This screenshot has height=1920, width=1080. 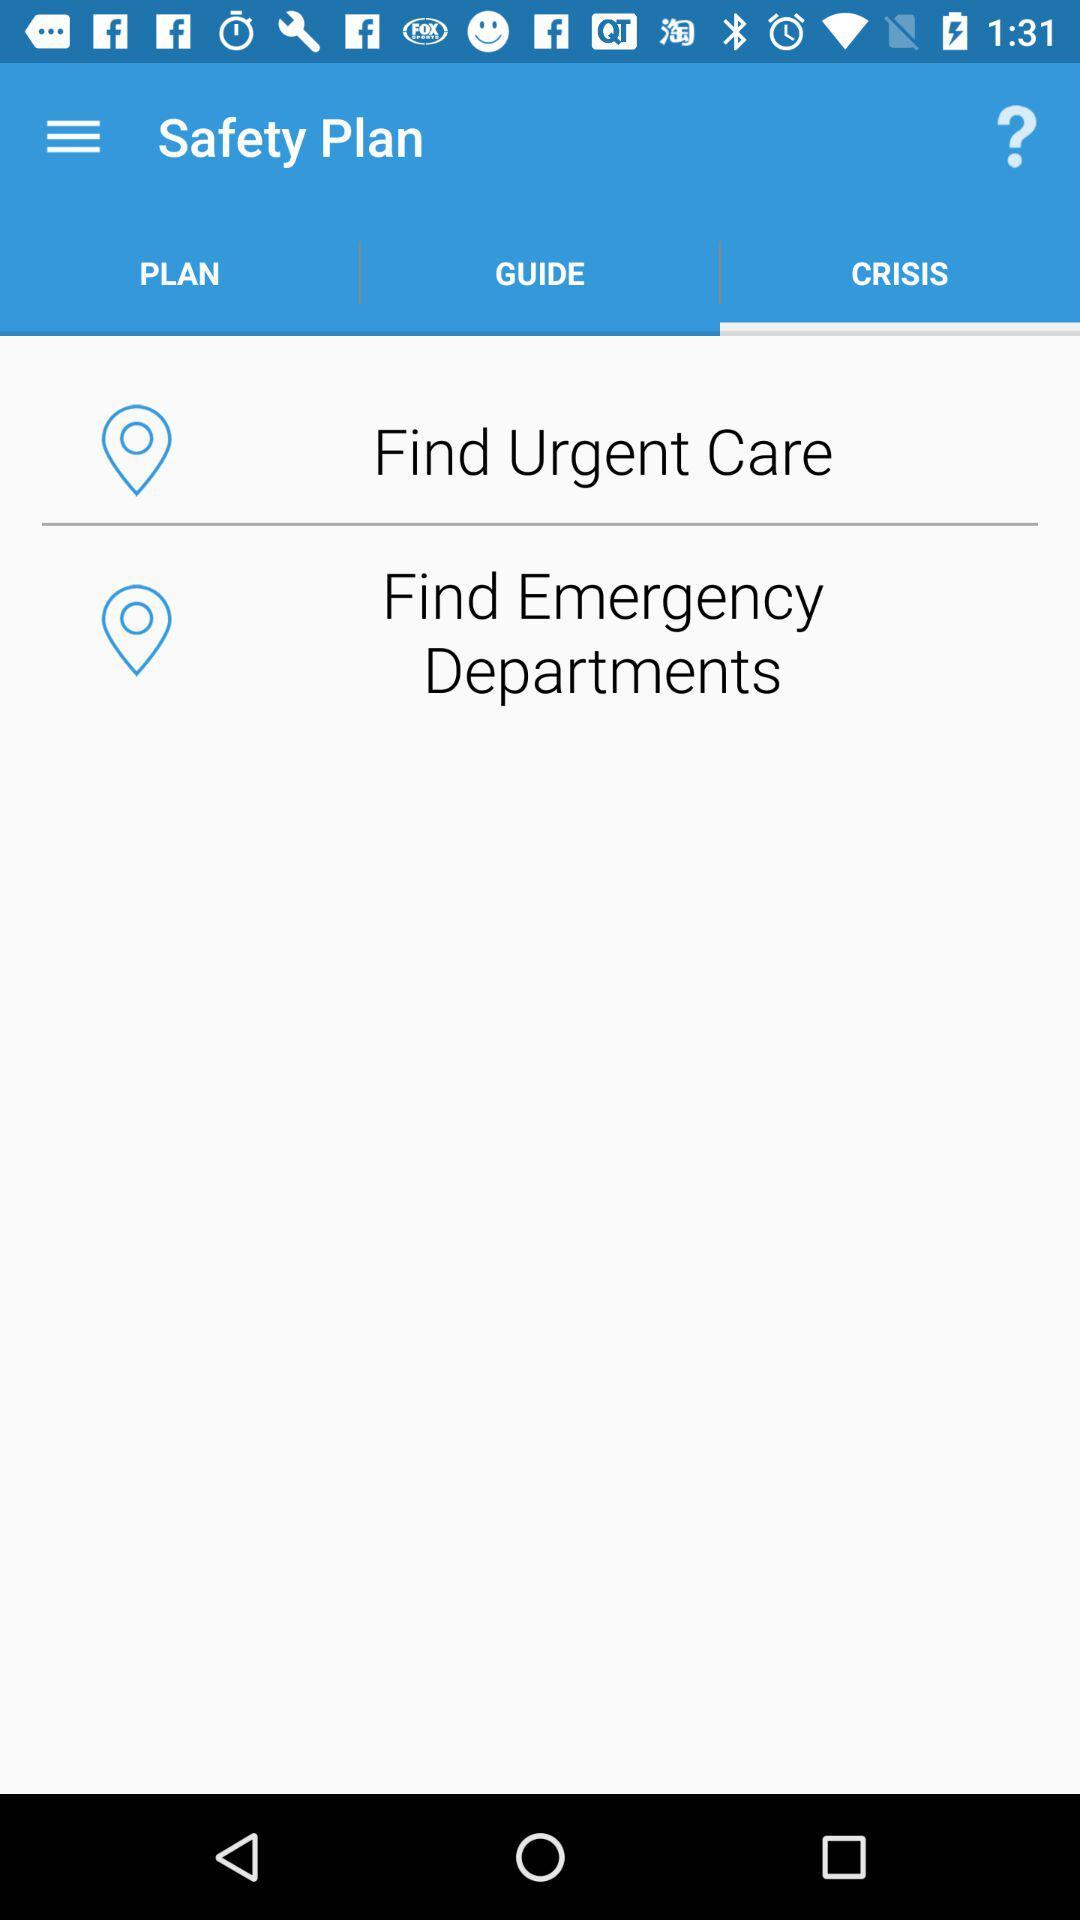 I want to click on the button above the find urgent care, so click(x=540, y=272).